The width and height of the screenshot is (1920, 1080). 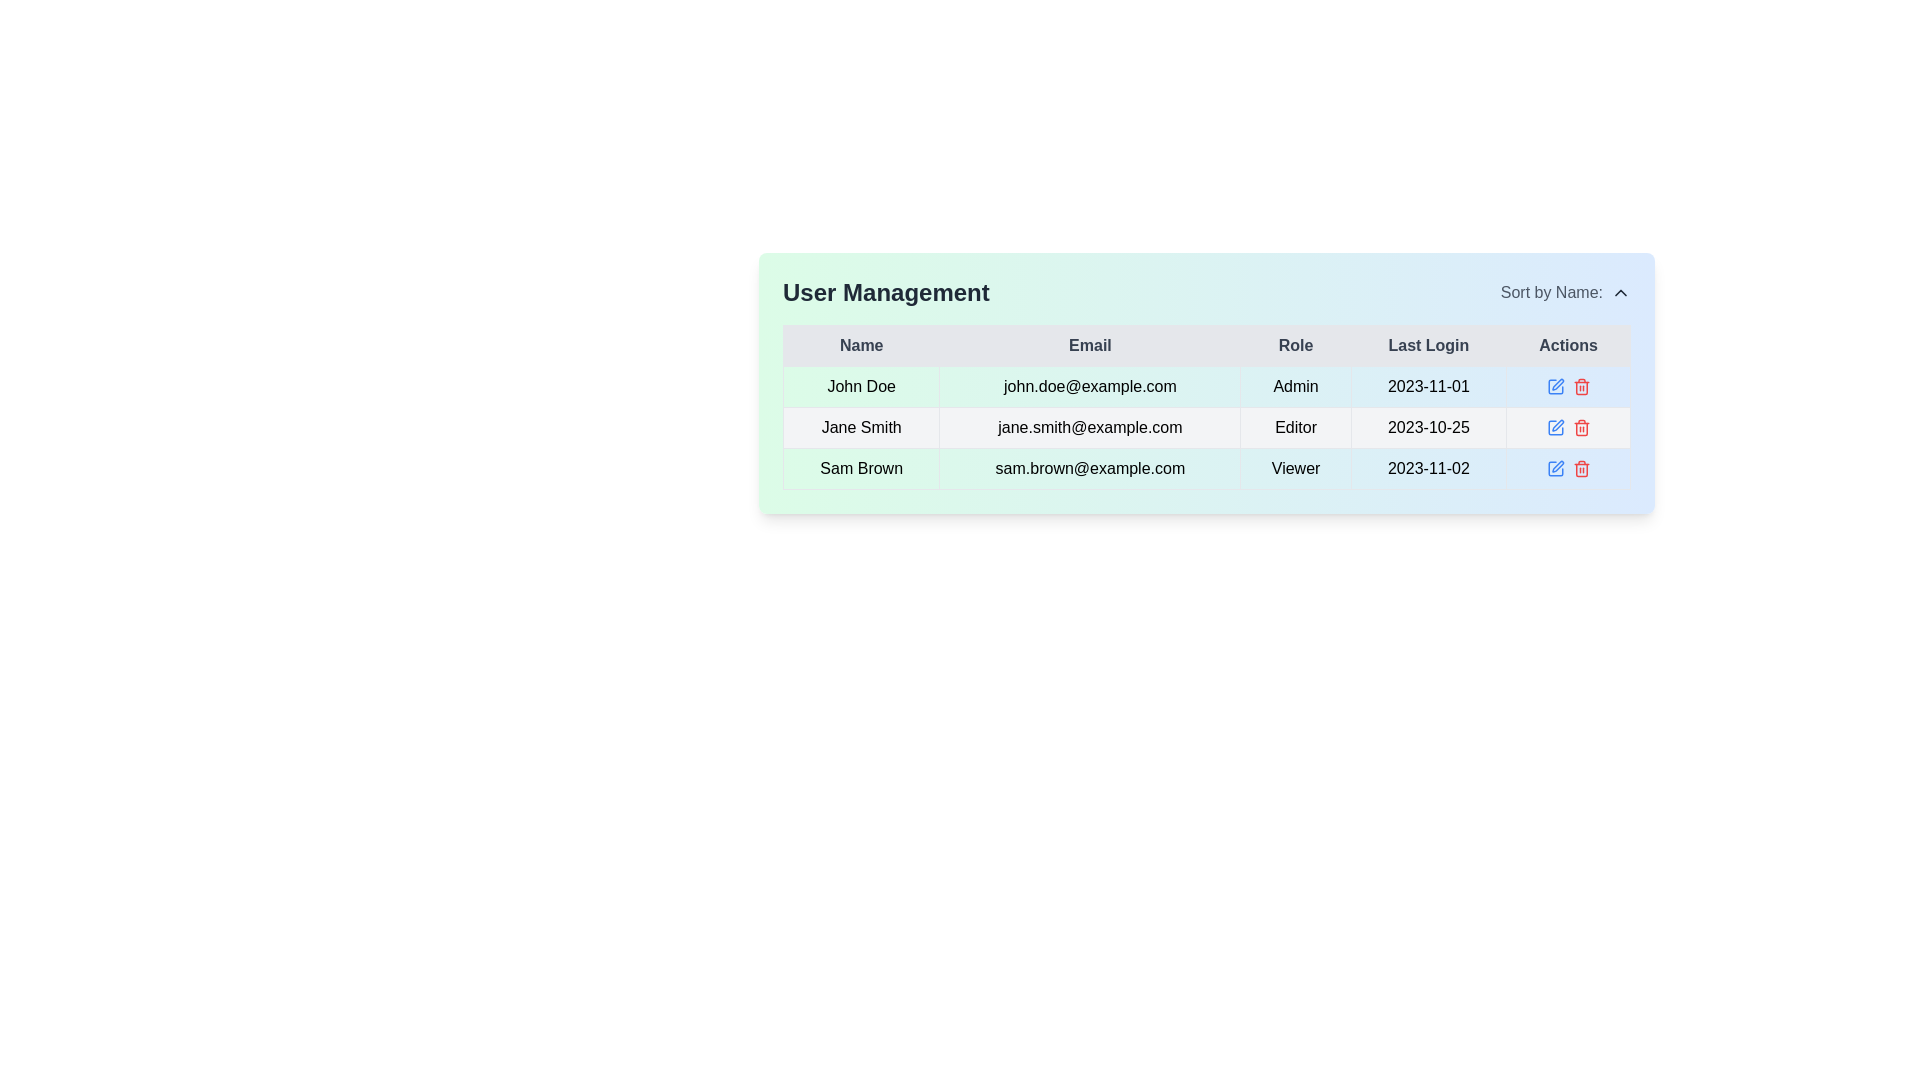 What do you see at coordinates (1567, 345) in the screenshot?
I see `the 'Actions' label located at the top right side of the table, which is the fifth header in the row` at bounding box center [1567, 345].